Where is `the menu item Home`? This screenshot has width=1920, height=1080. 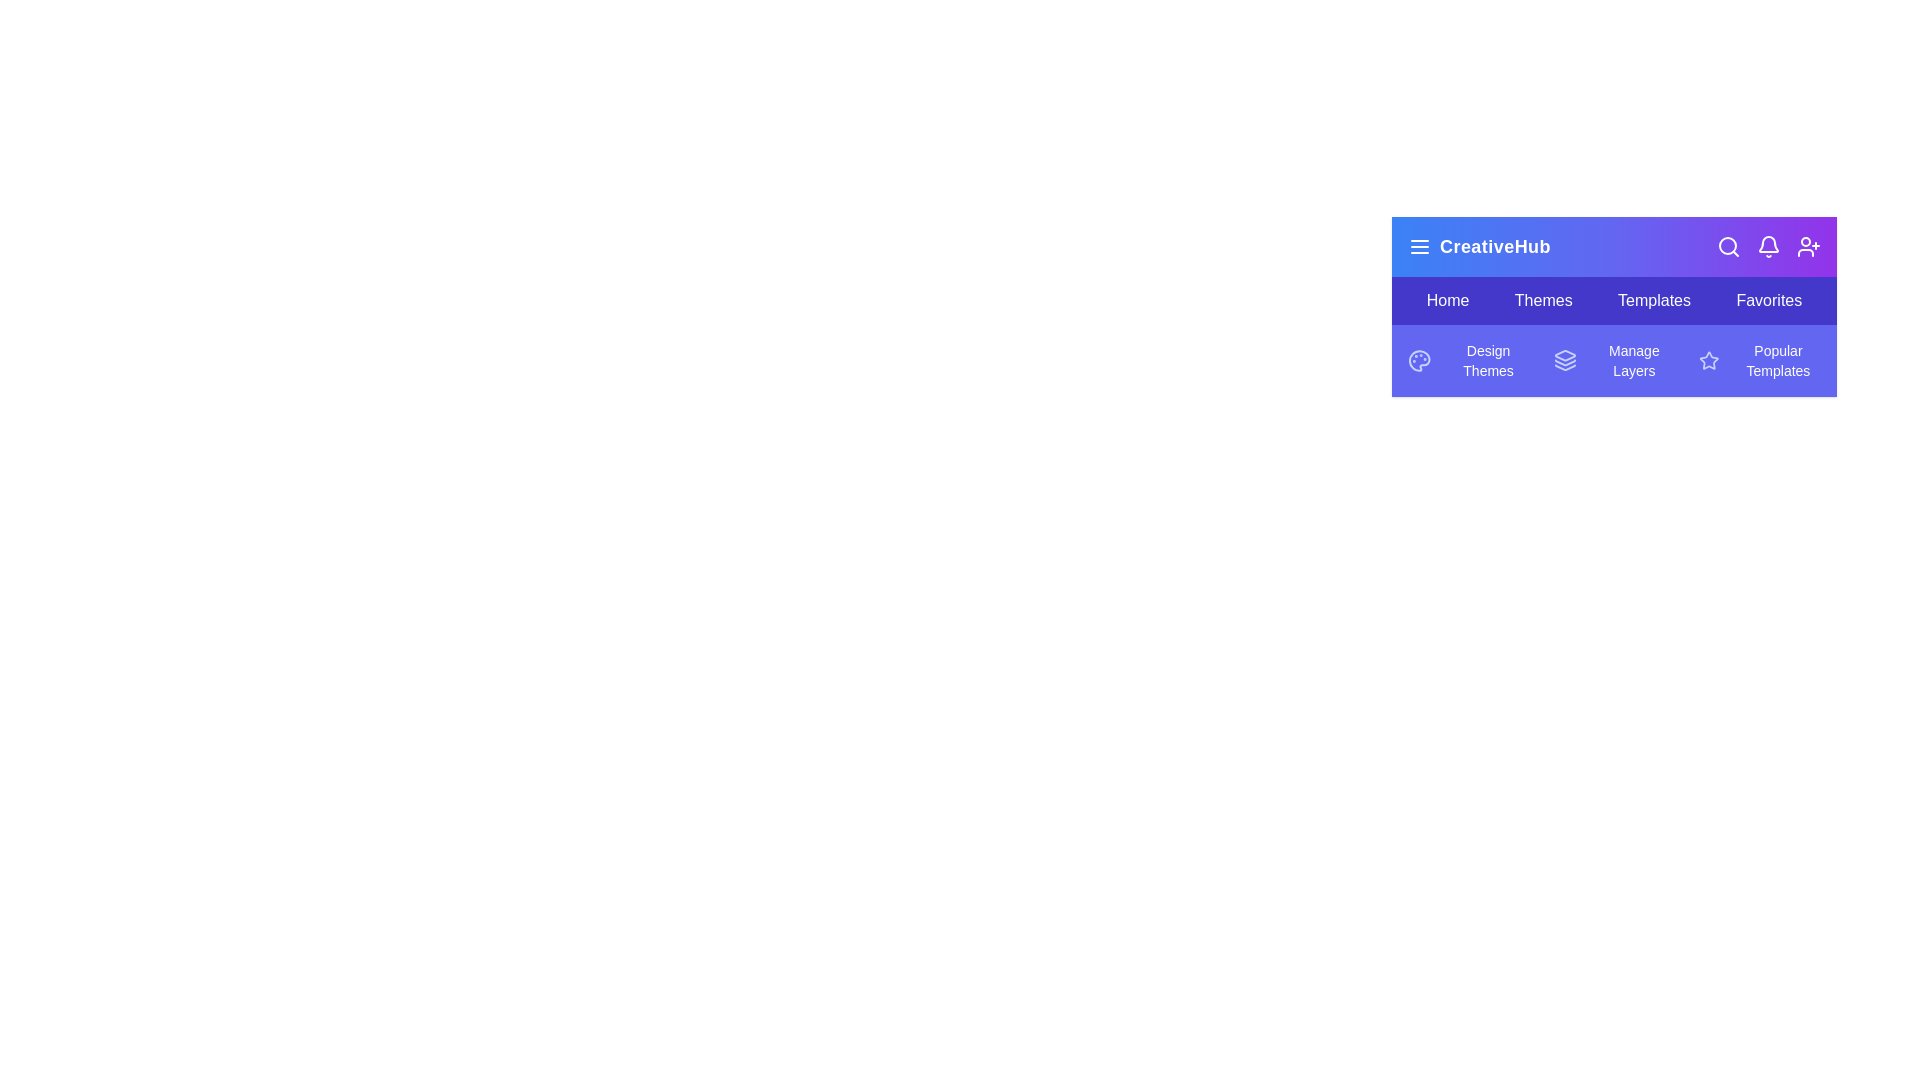 the menu item Home is located at coordinates (1448, 300).